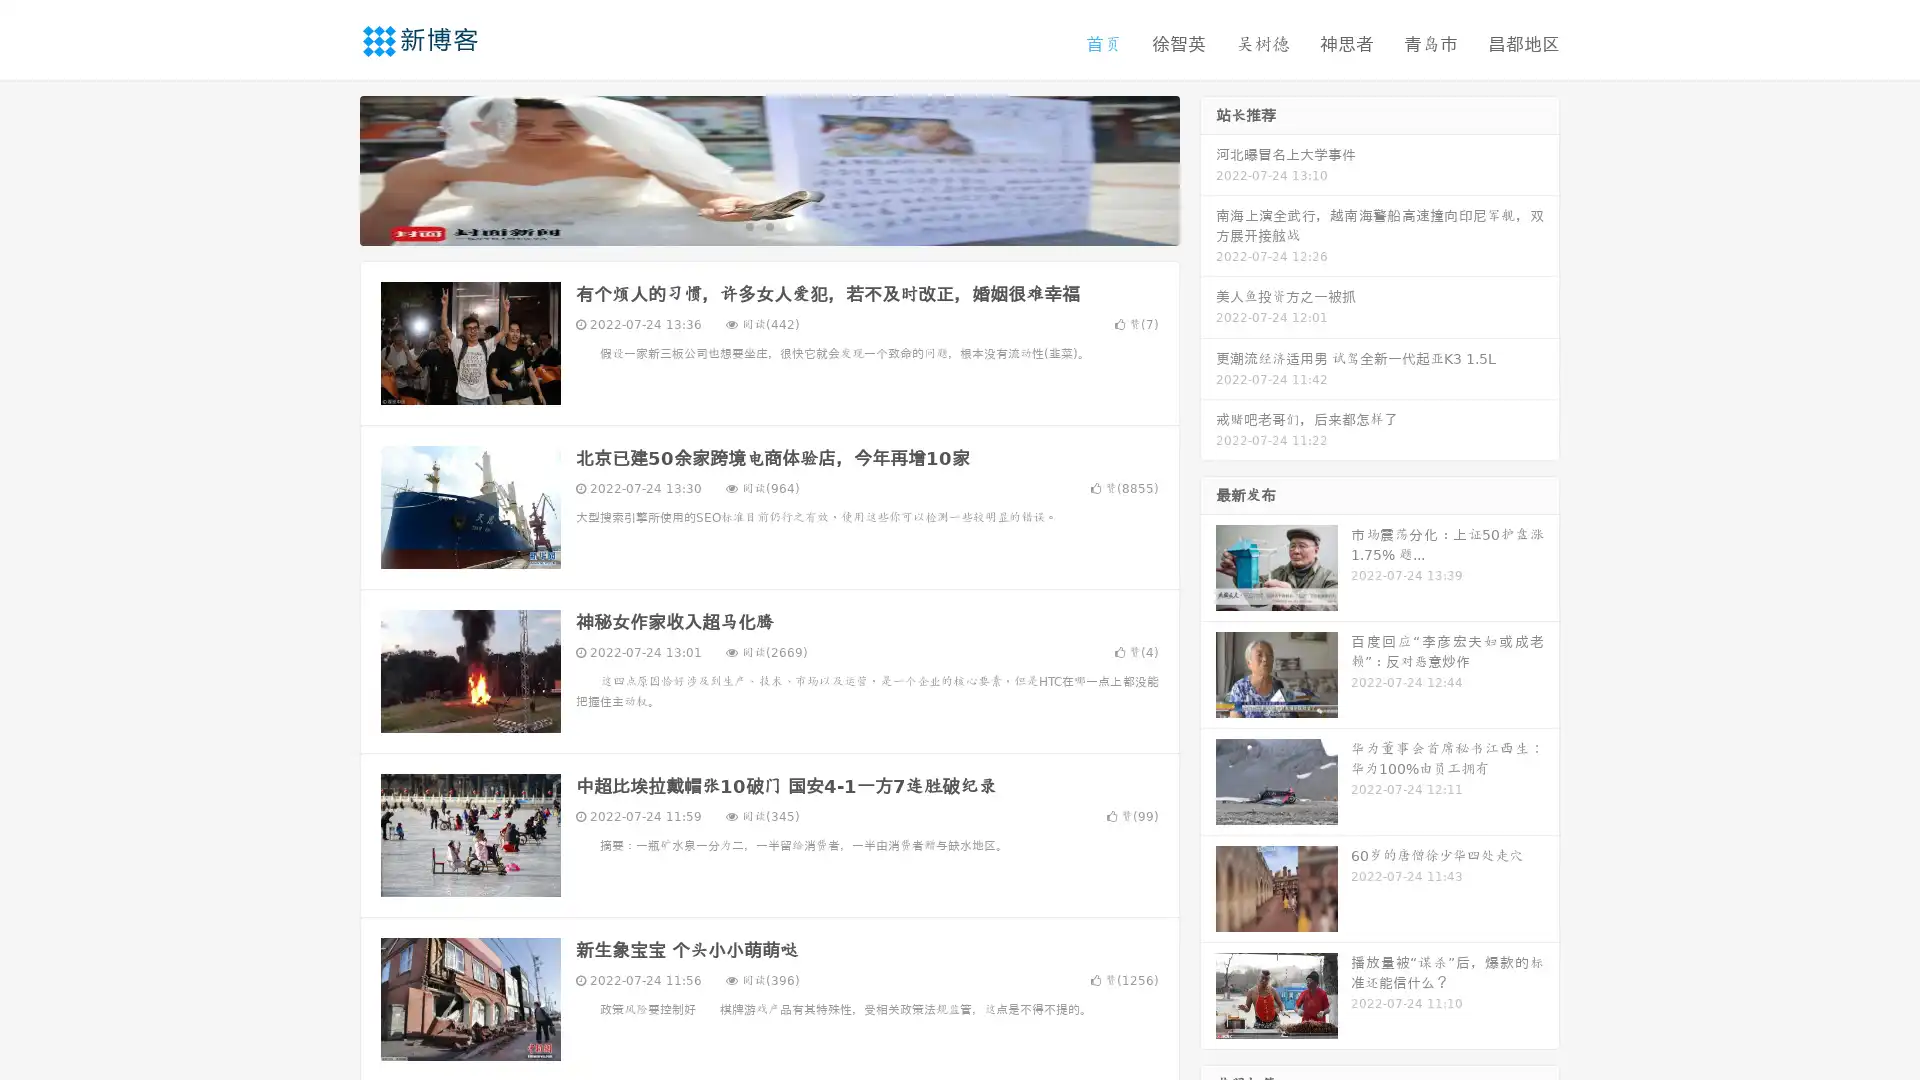 Image resolution: width=1920 pixels, height=1080 pixels. What do you see at coordinates (789, 225) in the screenshot?
I see `Go to slide 3` at bounding box center [789, 225].